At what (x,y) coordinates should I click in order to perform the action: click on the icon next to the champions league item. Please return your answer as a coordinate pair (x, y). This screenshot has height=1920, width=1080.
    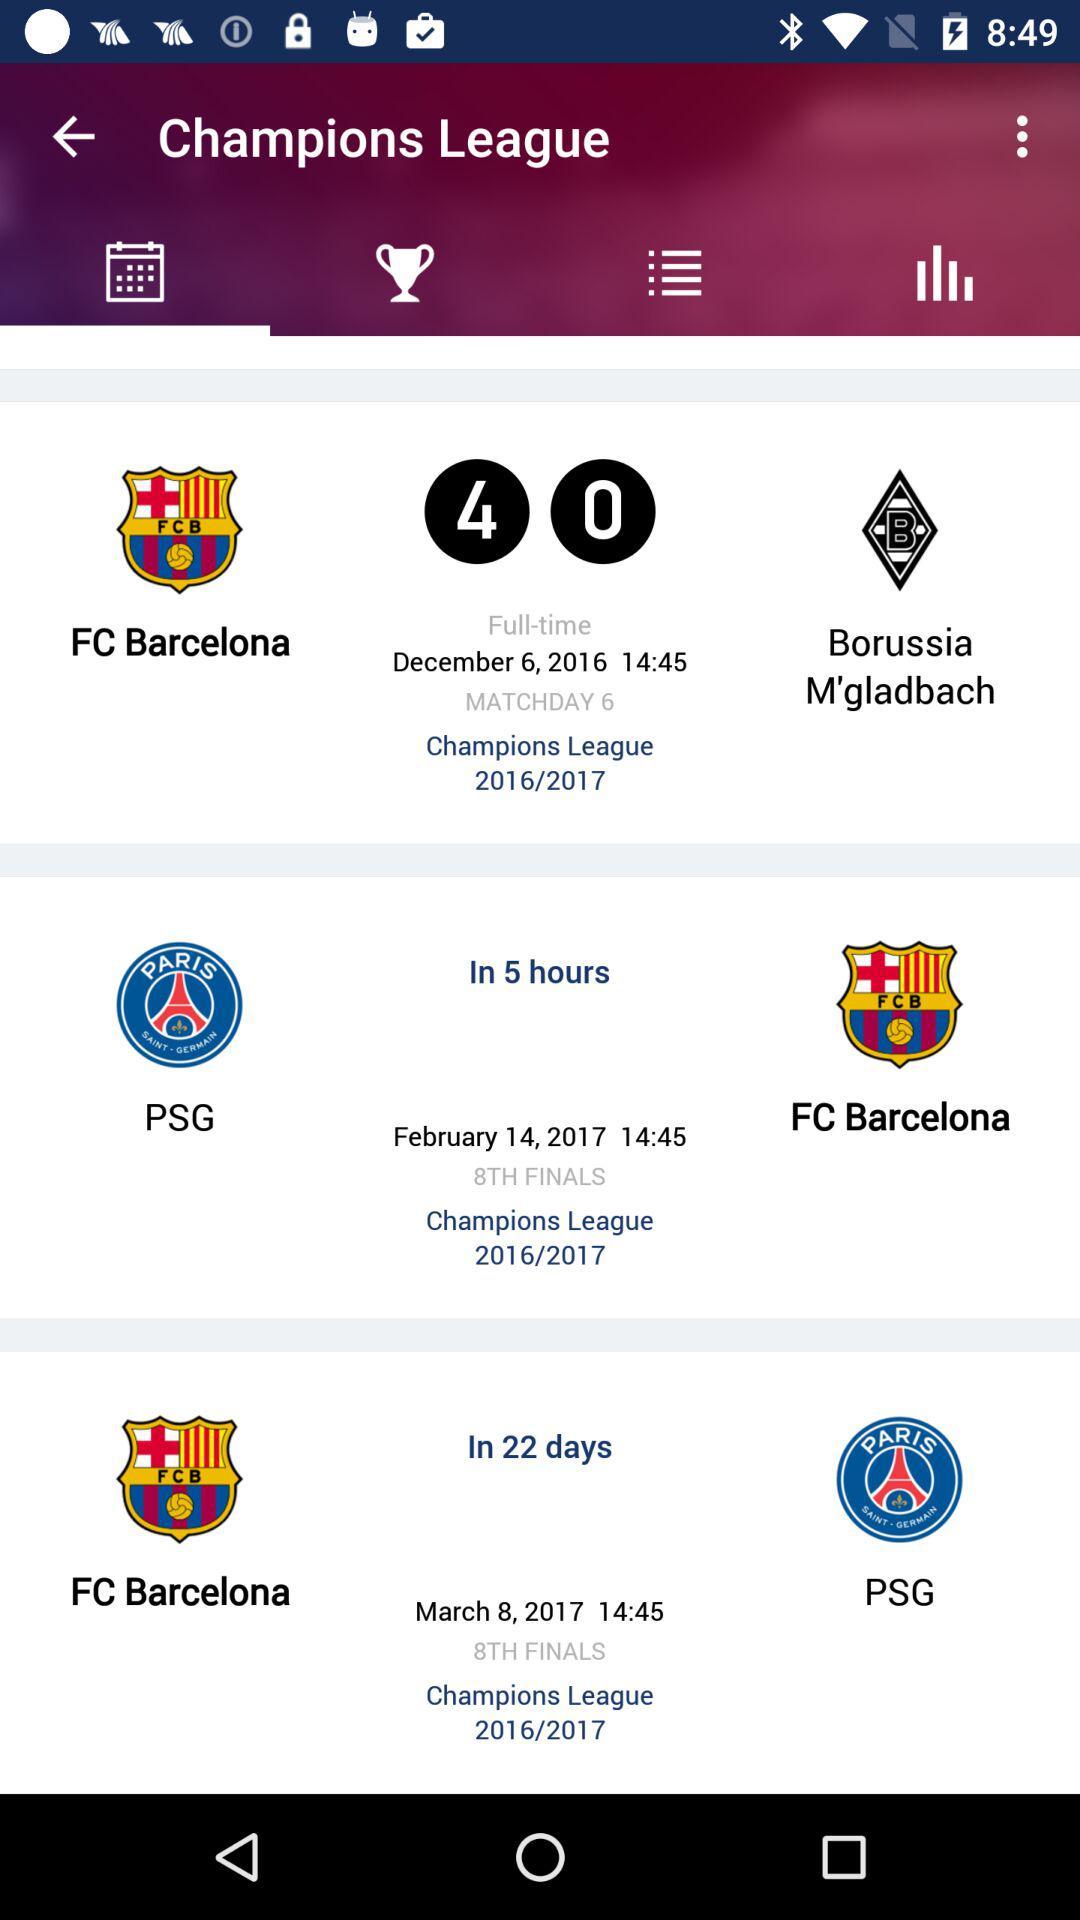
    Looking at the image, I should click on (72, 135).